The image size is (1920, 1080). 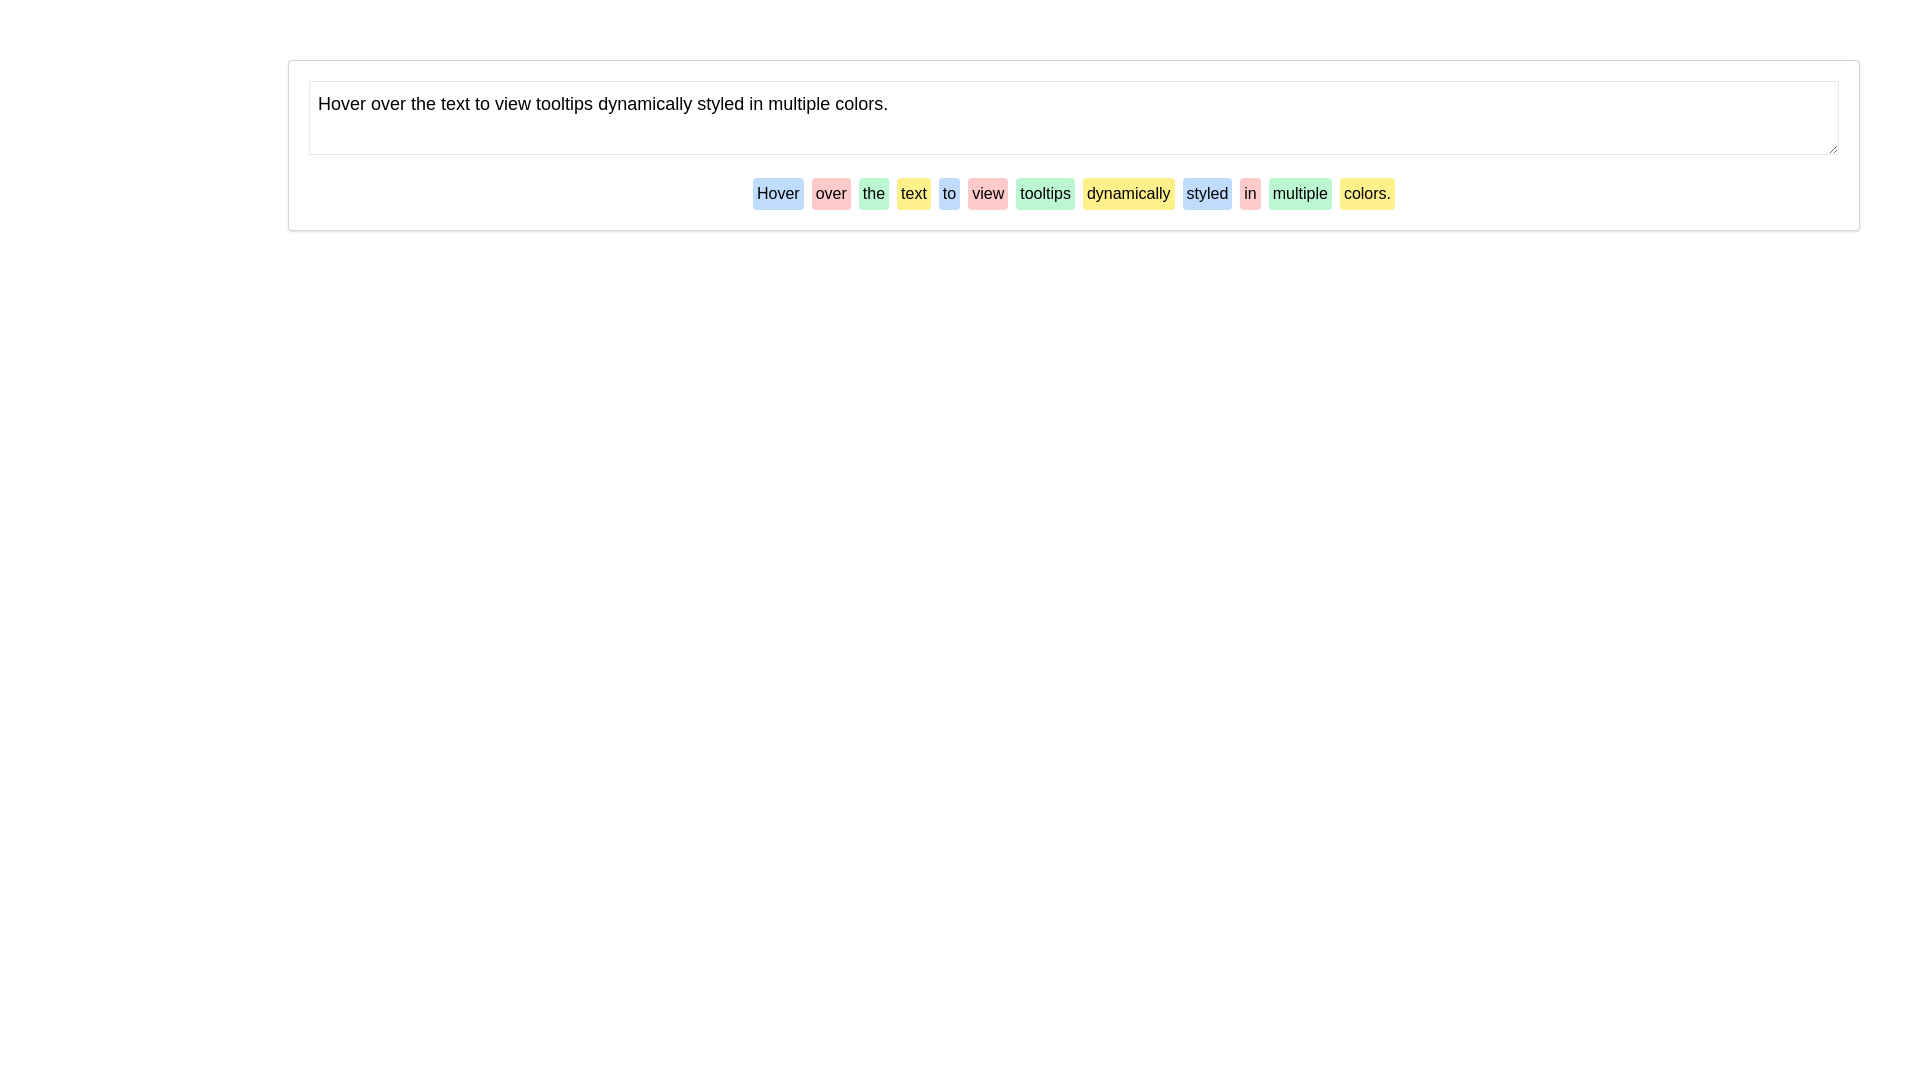 I want to click on the fourth item in the horizontal sequence of tooltip components, which is located between the green 'Tooltip for thethe' and the blue 'Tooltip for toto', so click(x=912, y=193).